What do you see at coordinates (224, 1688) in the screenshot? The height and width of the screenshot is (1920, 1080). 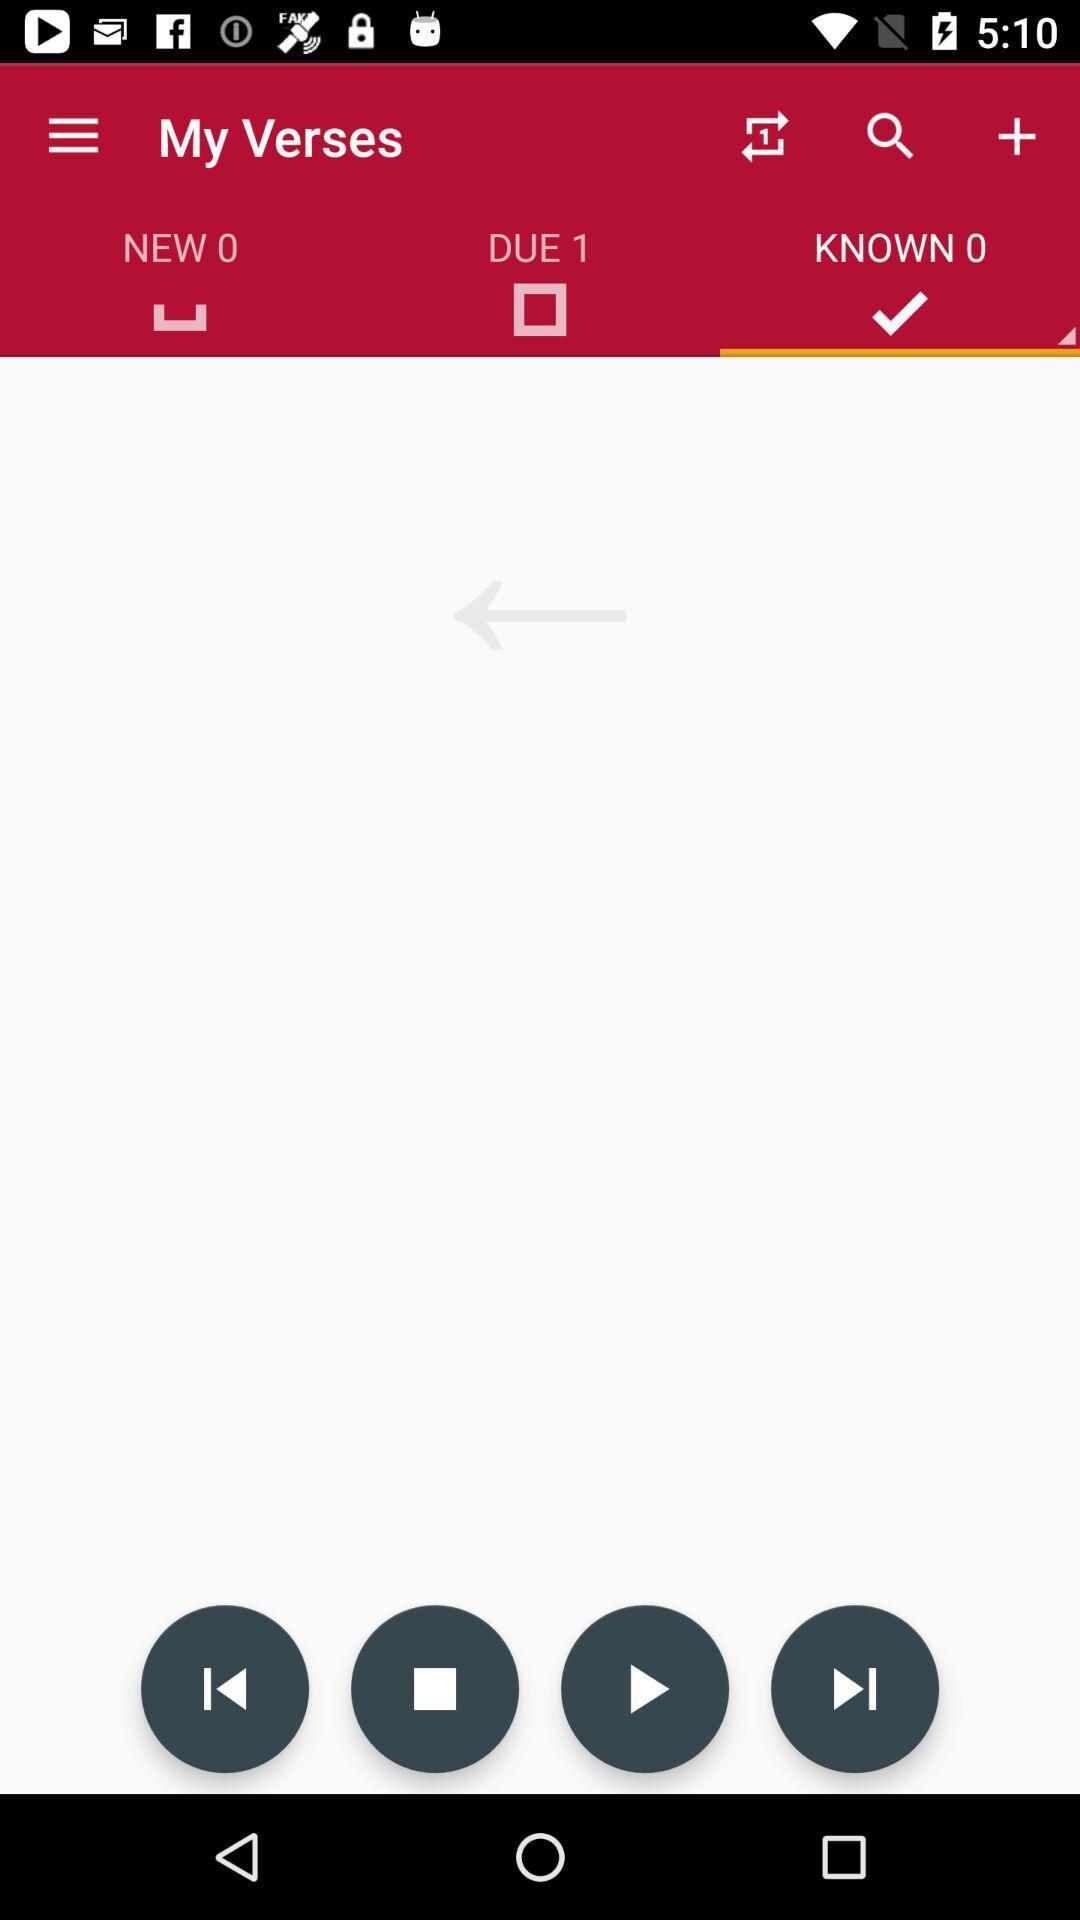 I see `the skip_previous icon` at bounding box center [224, 1688].